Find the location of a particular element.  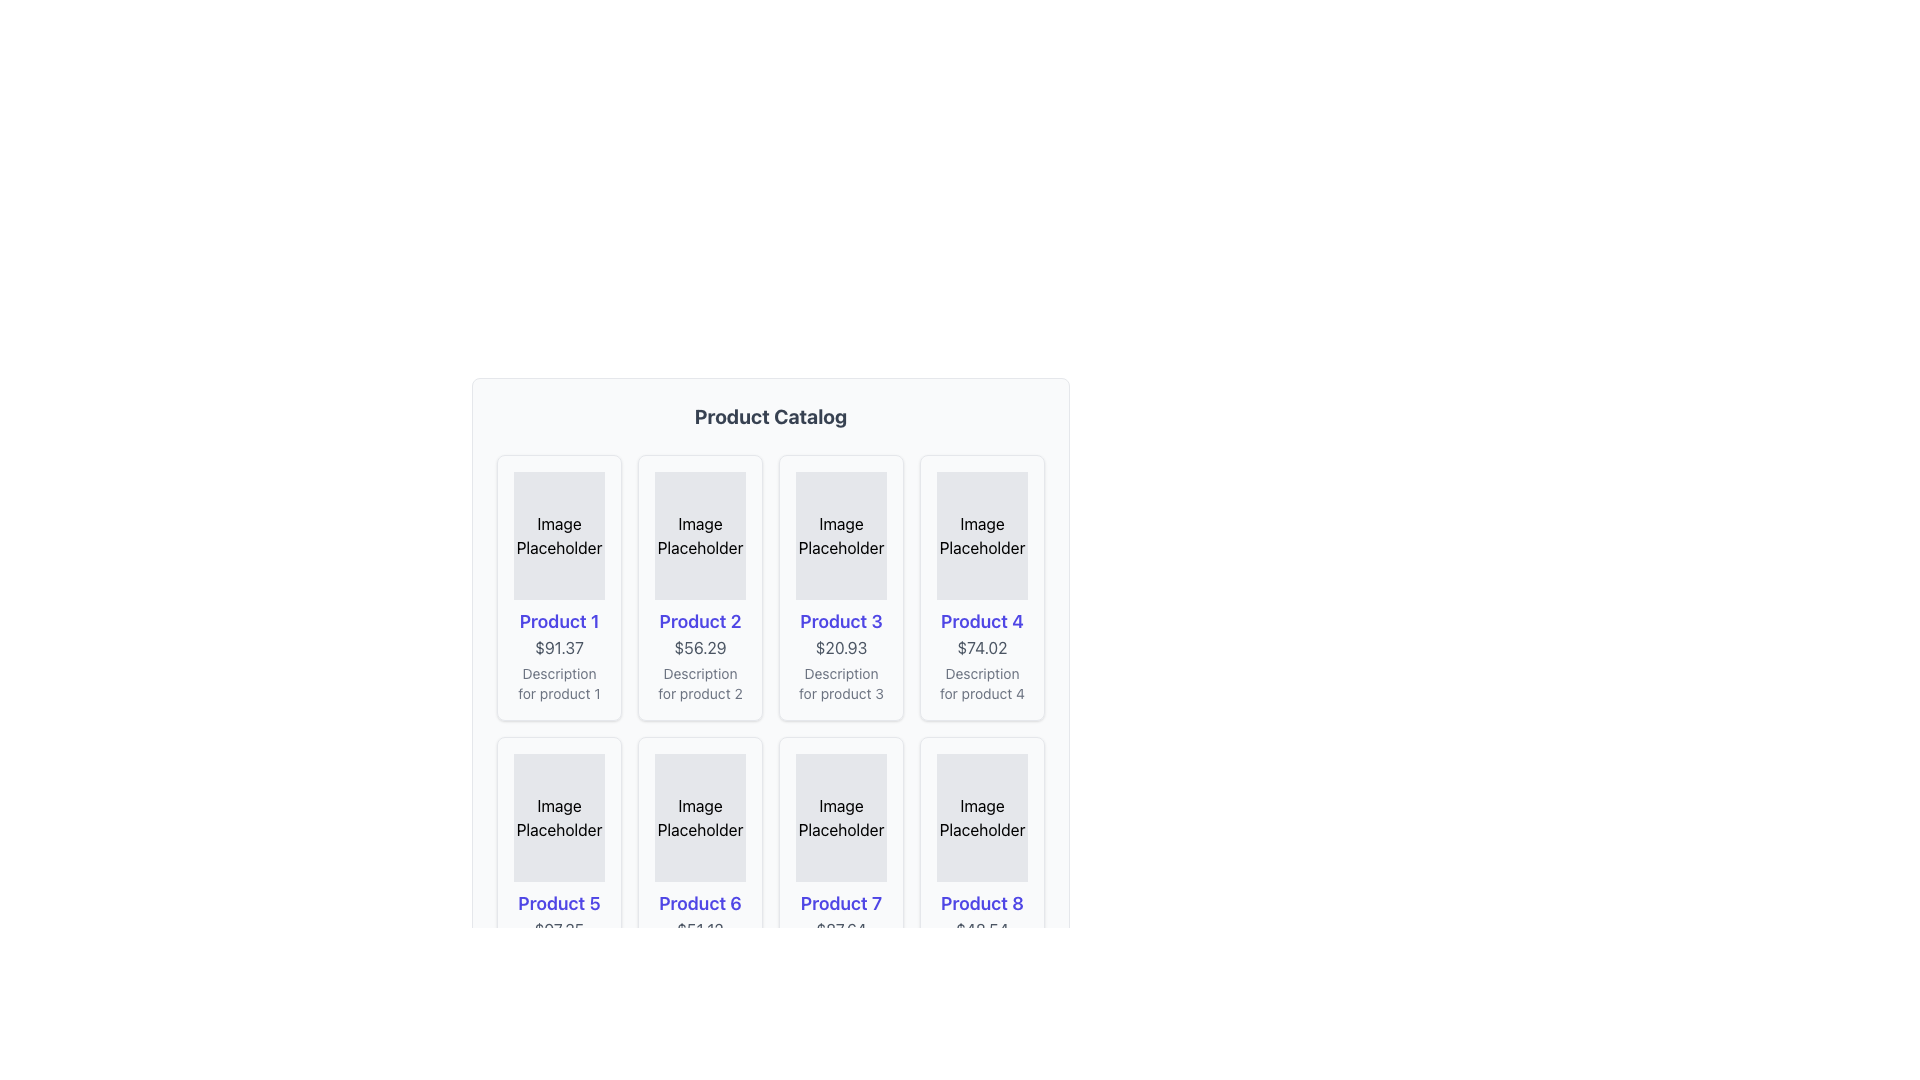

the 'Image Placeholder' element, which is a gray rectangular box with centered black text, located at the topmost section of the card for 'Product 8' is located at coordinates (982, 817).